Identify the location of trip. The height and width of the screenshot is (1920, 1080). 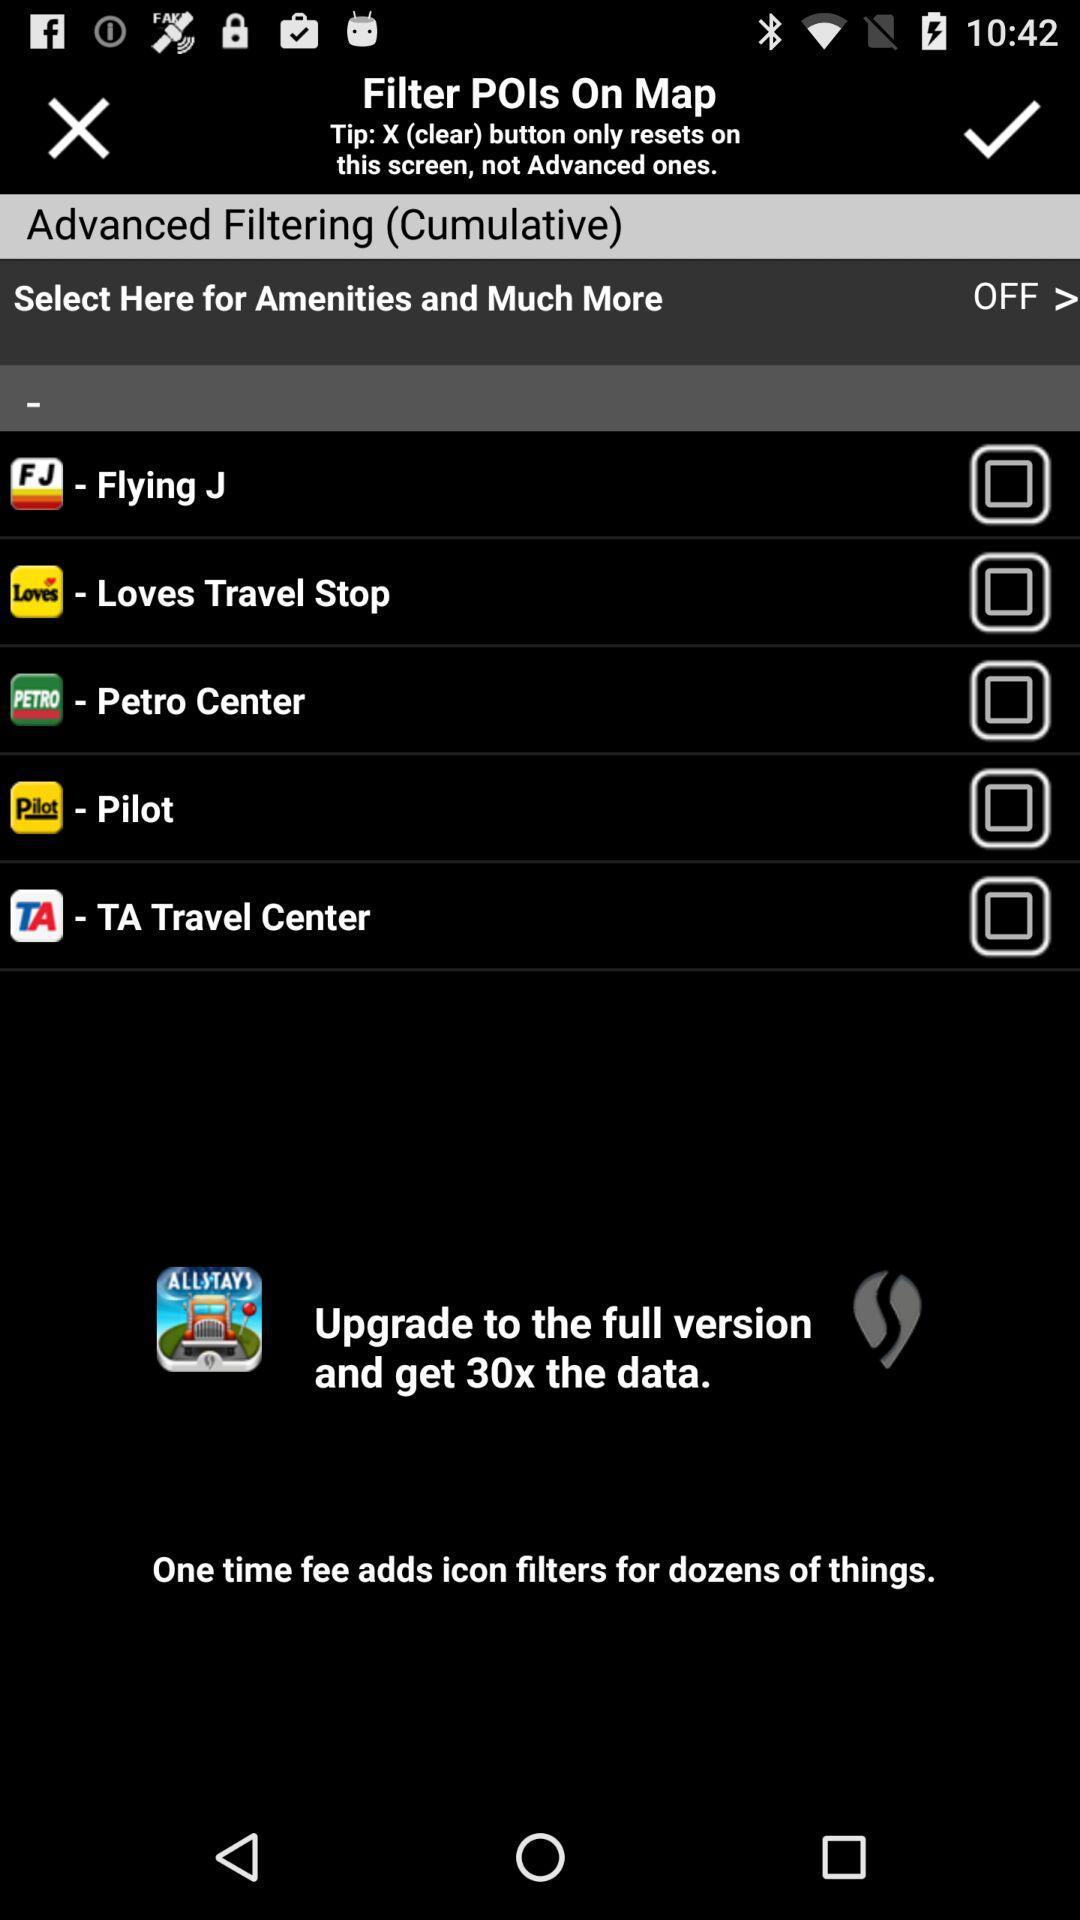
(1019, 914).